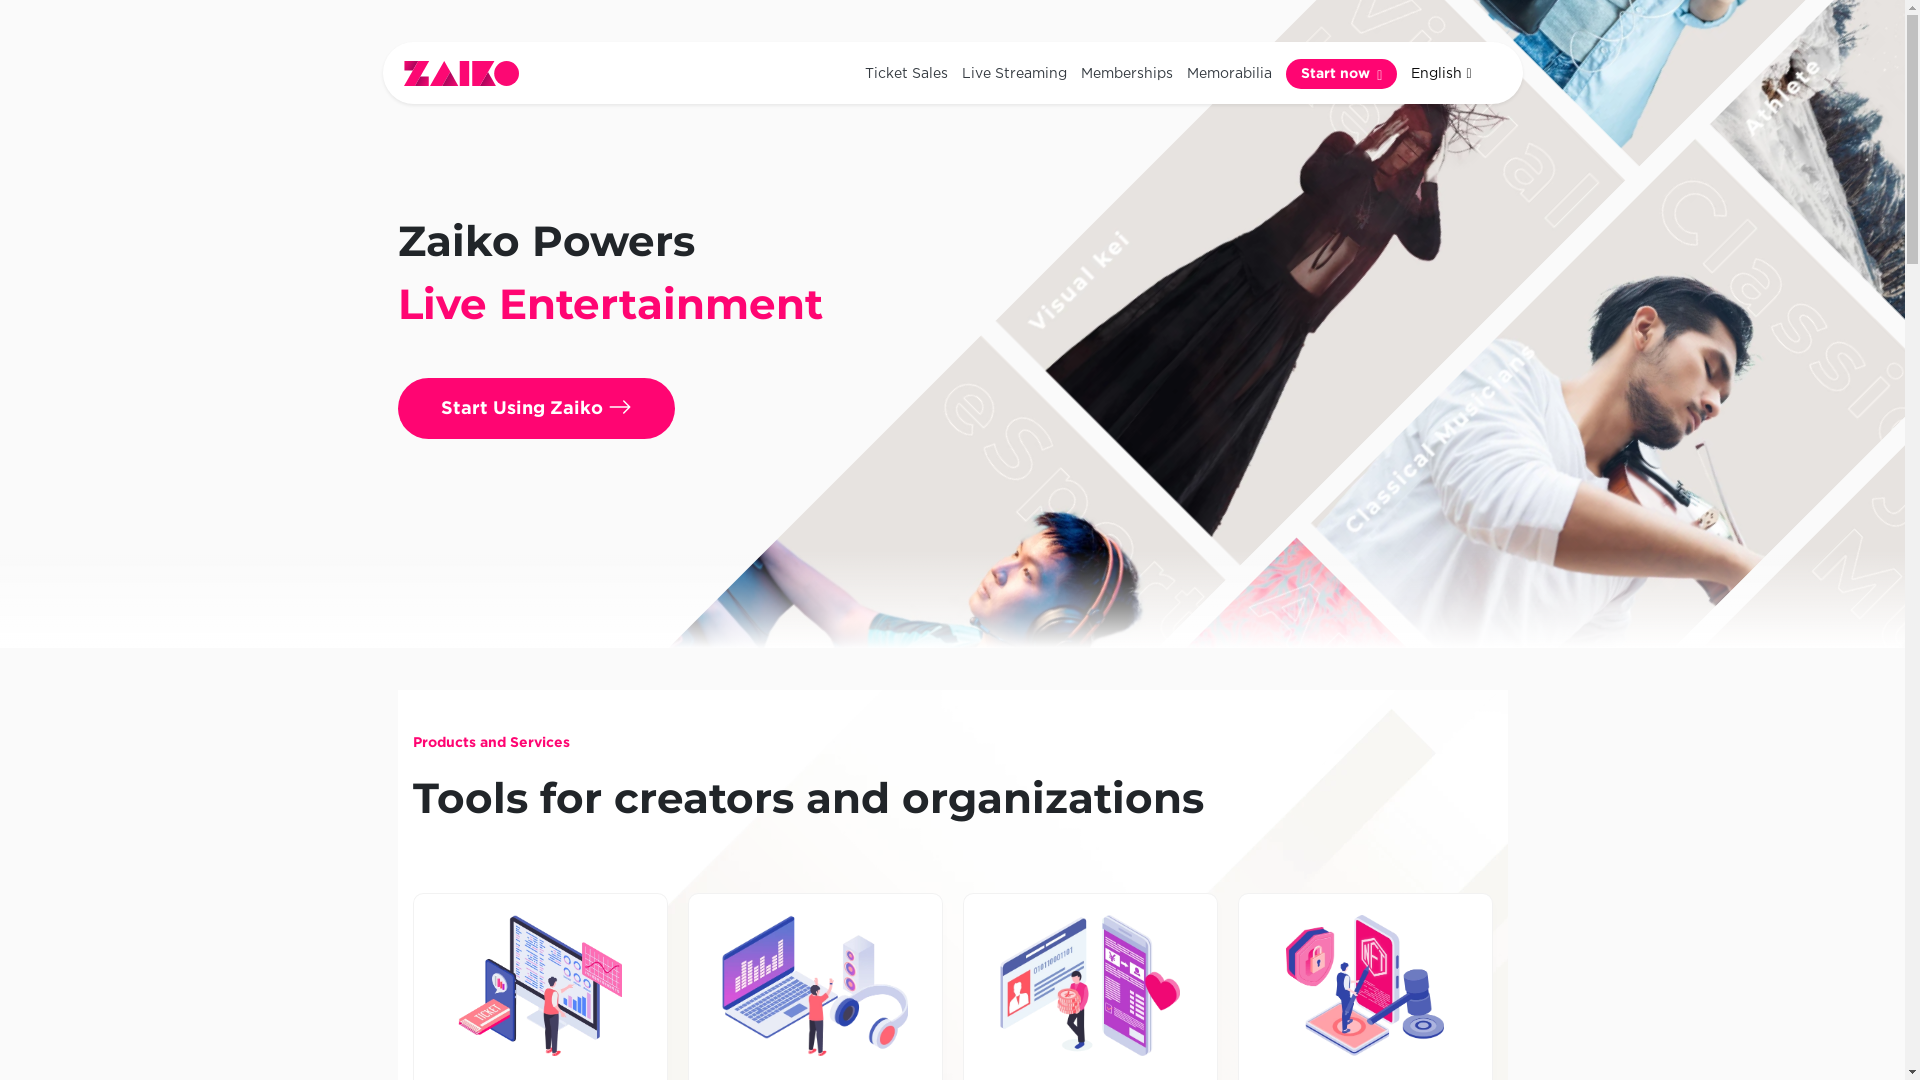  I want to click on 'Live Streaming', so click(1014, 72).